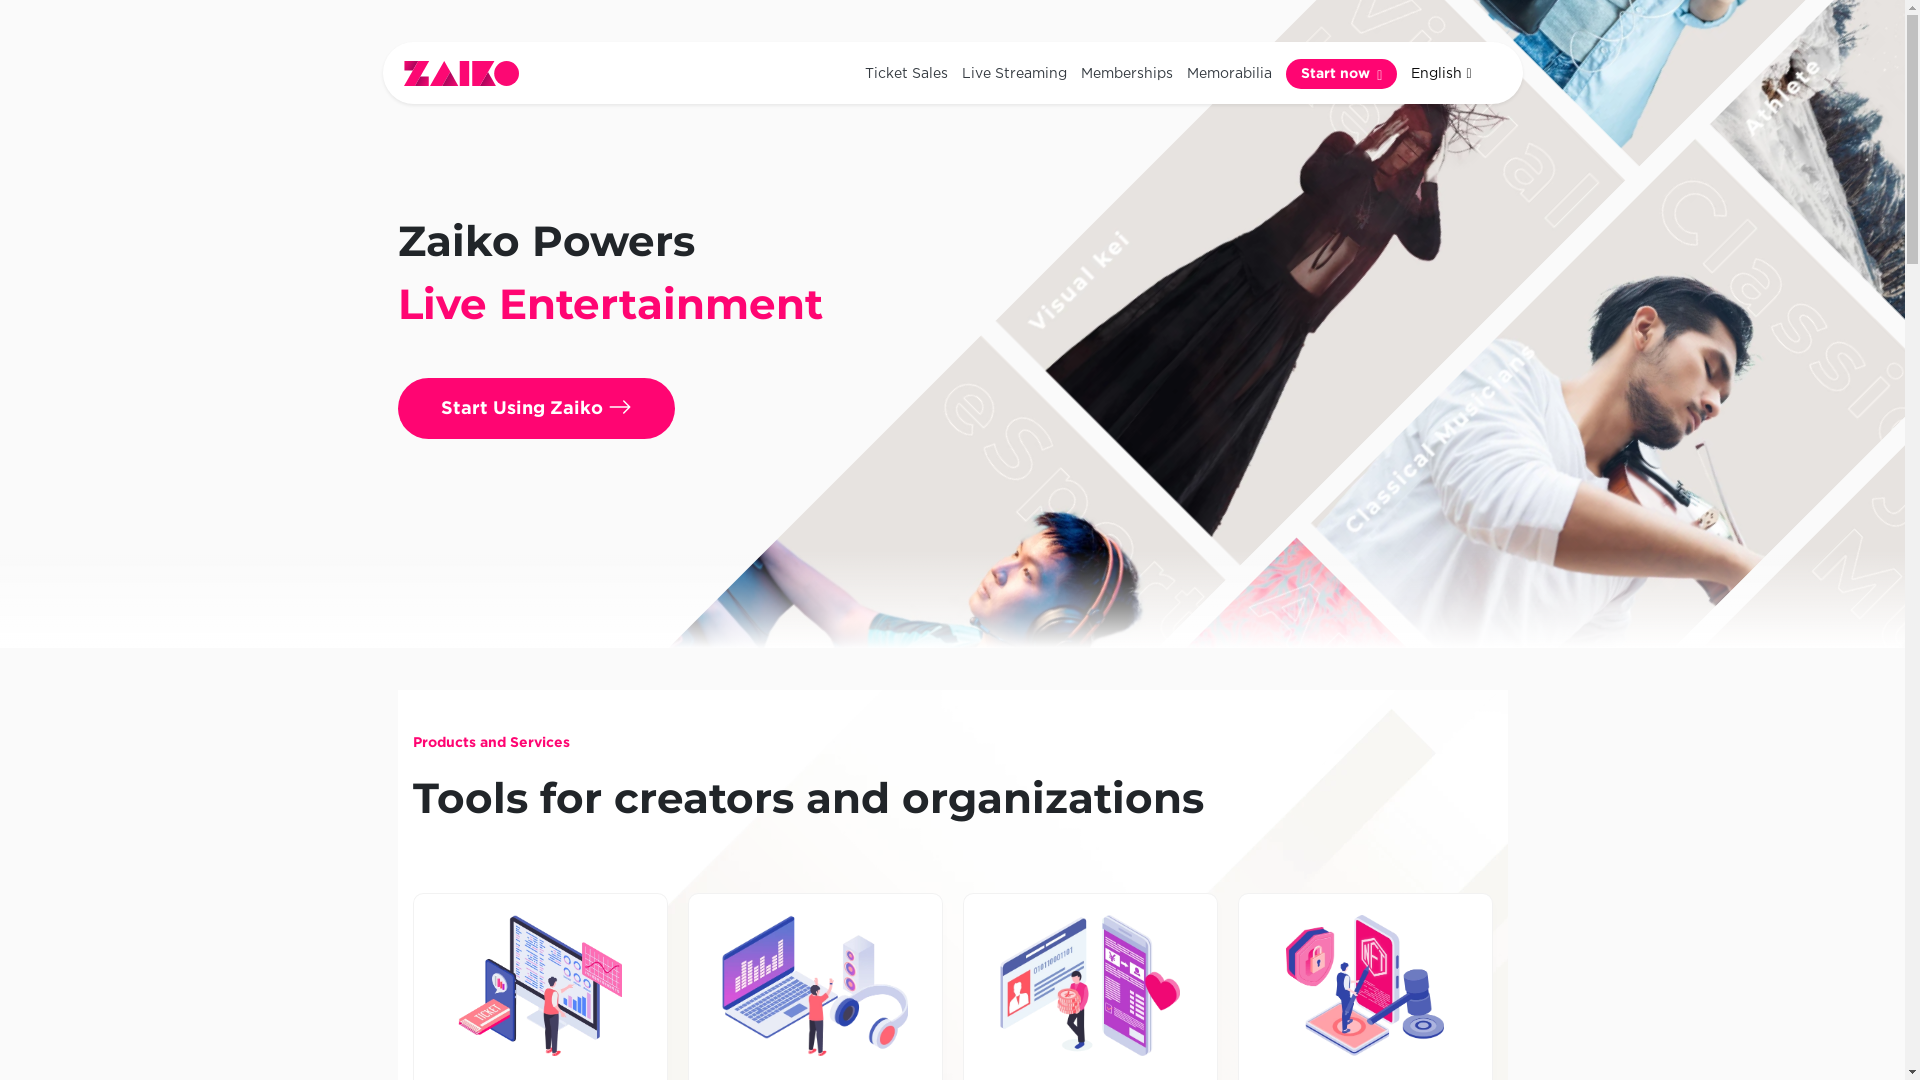  I want to click on 'Live Streaming', so click(1014, 72).